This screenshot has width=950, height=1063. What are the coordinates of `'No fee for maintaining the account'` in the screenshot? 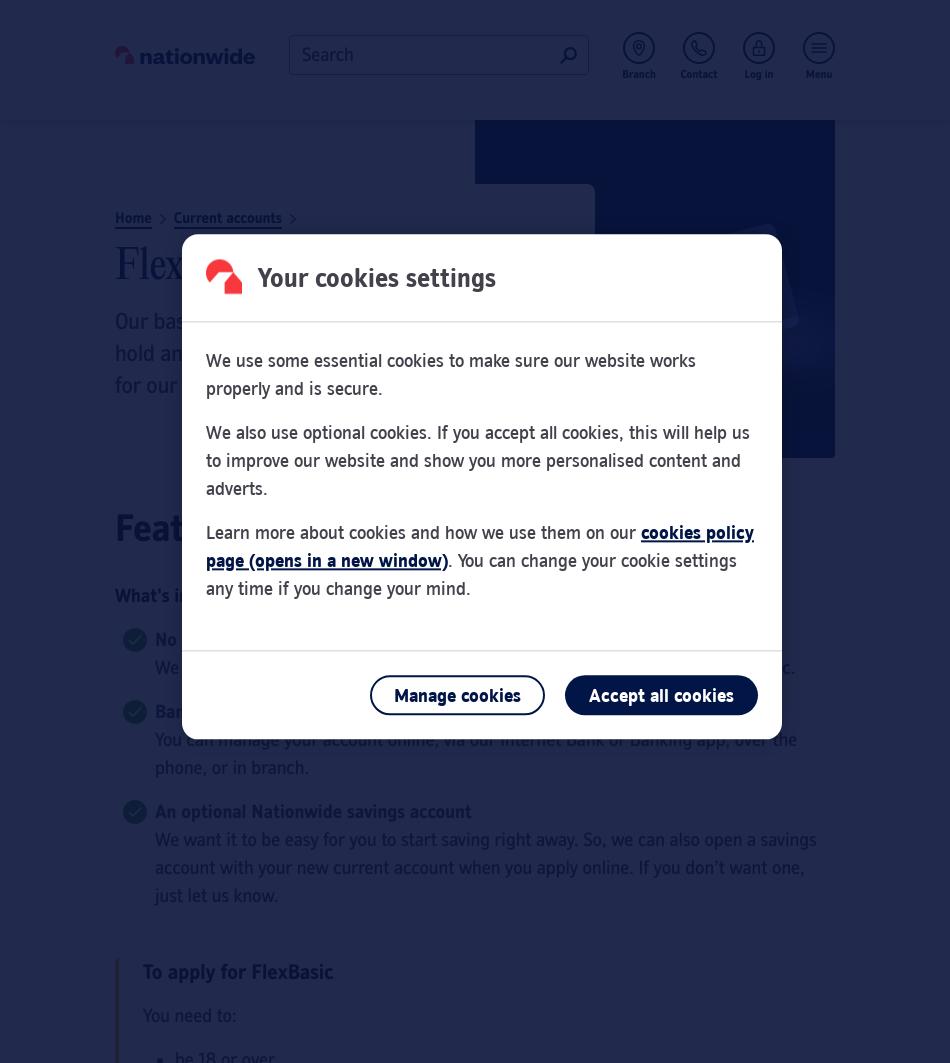 It's located at (291, 639).